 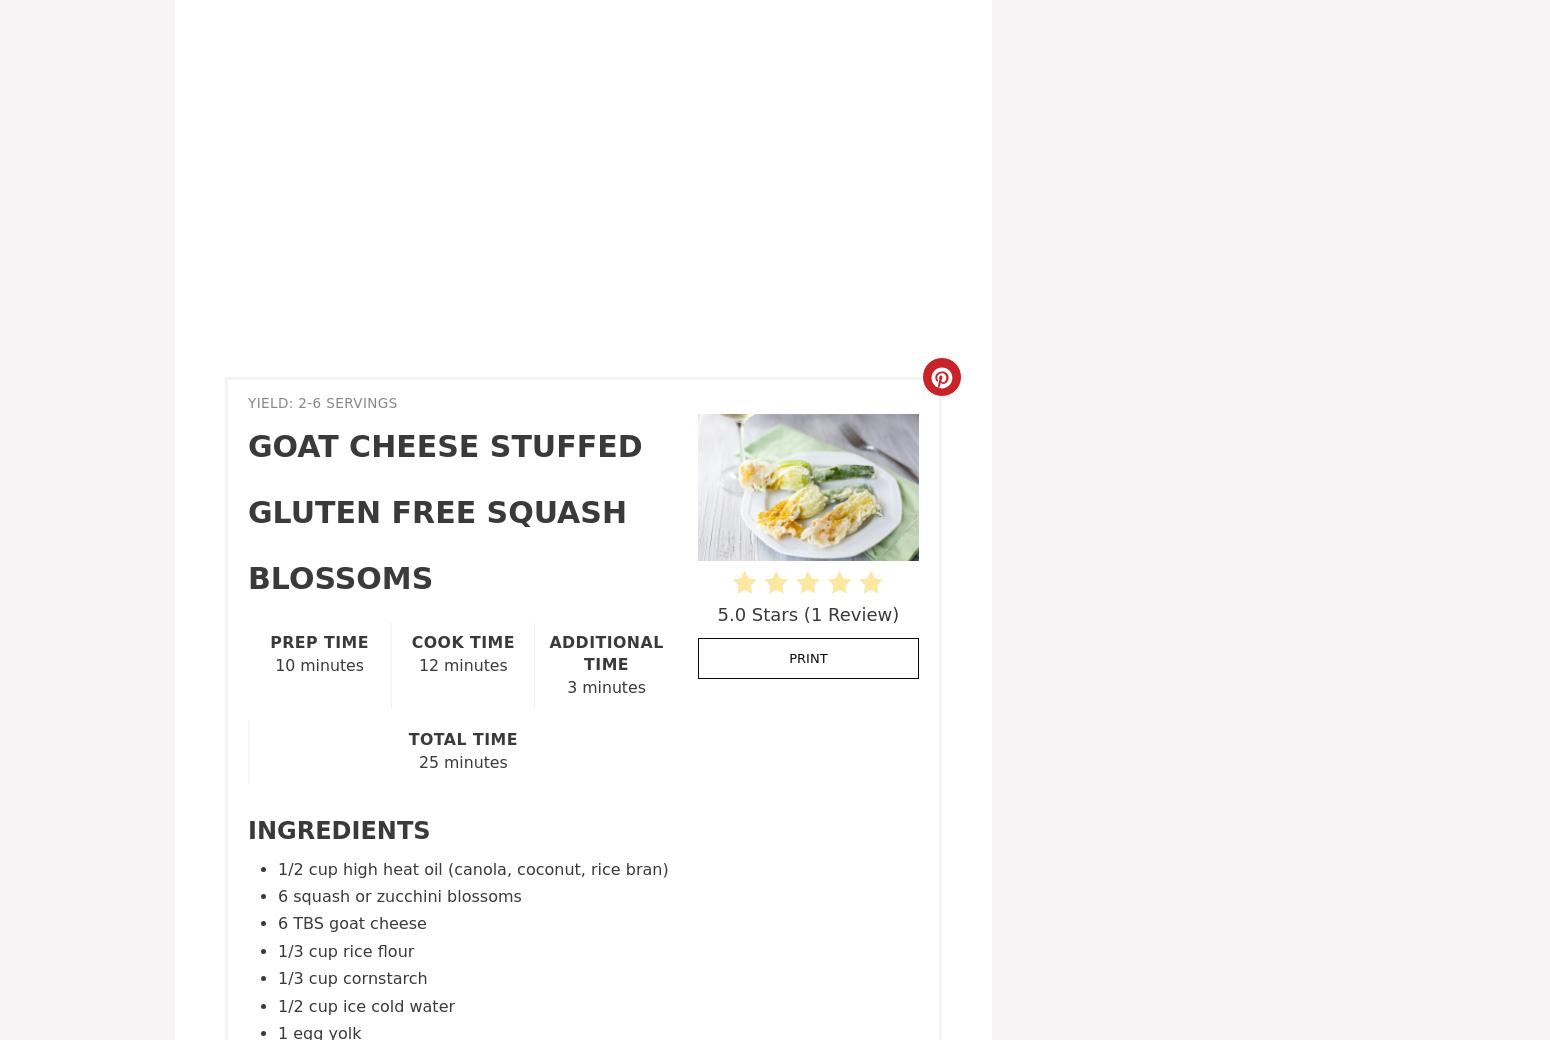 I want to click on 'Additional Time', so click(x=606, y=652).